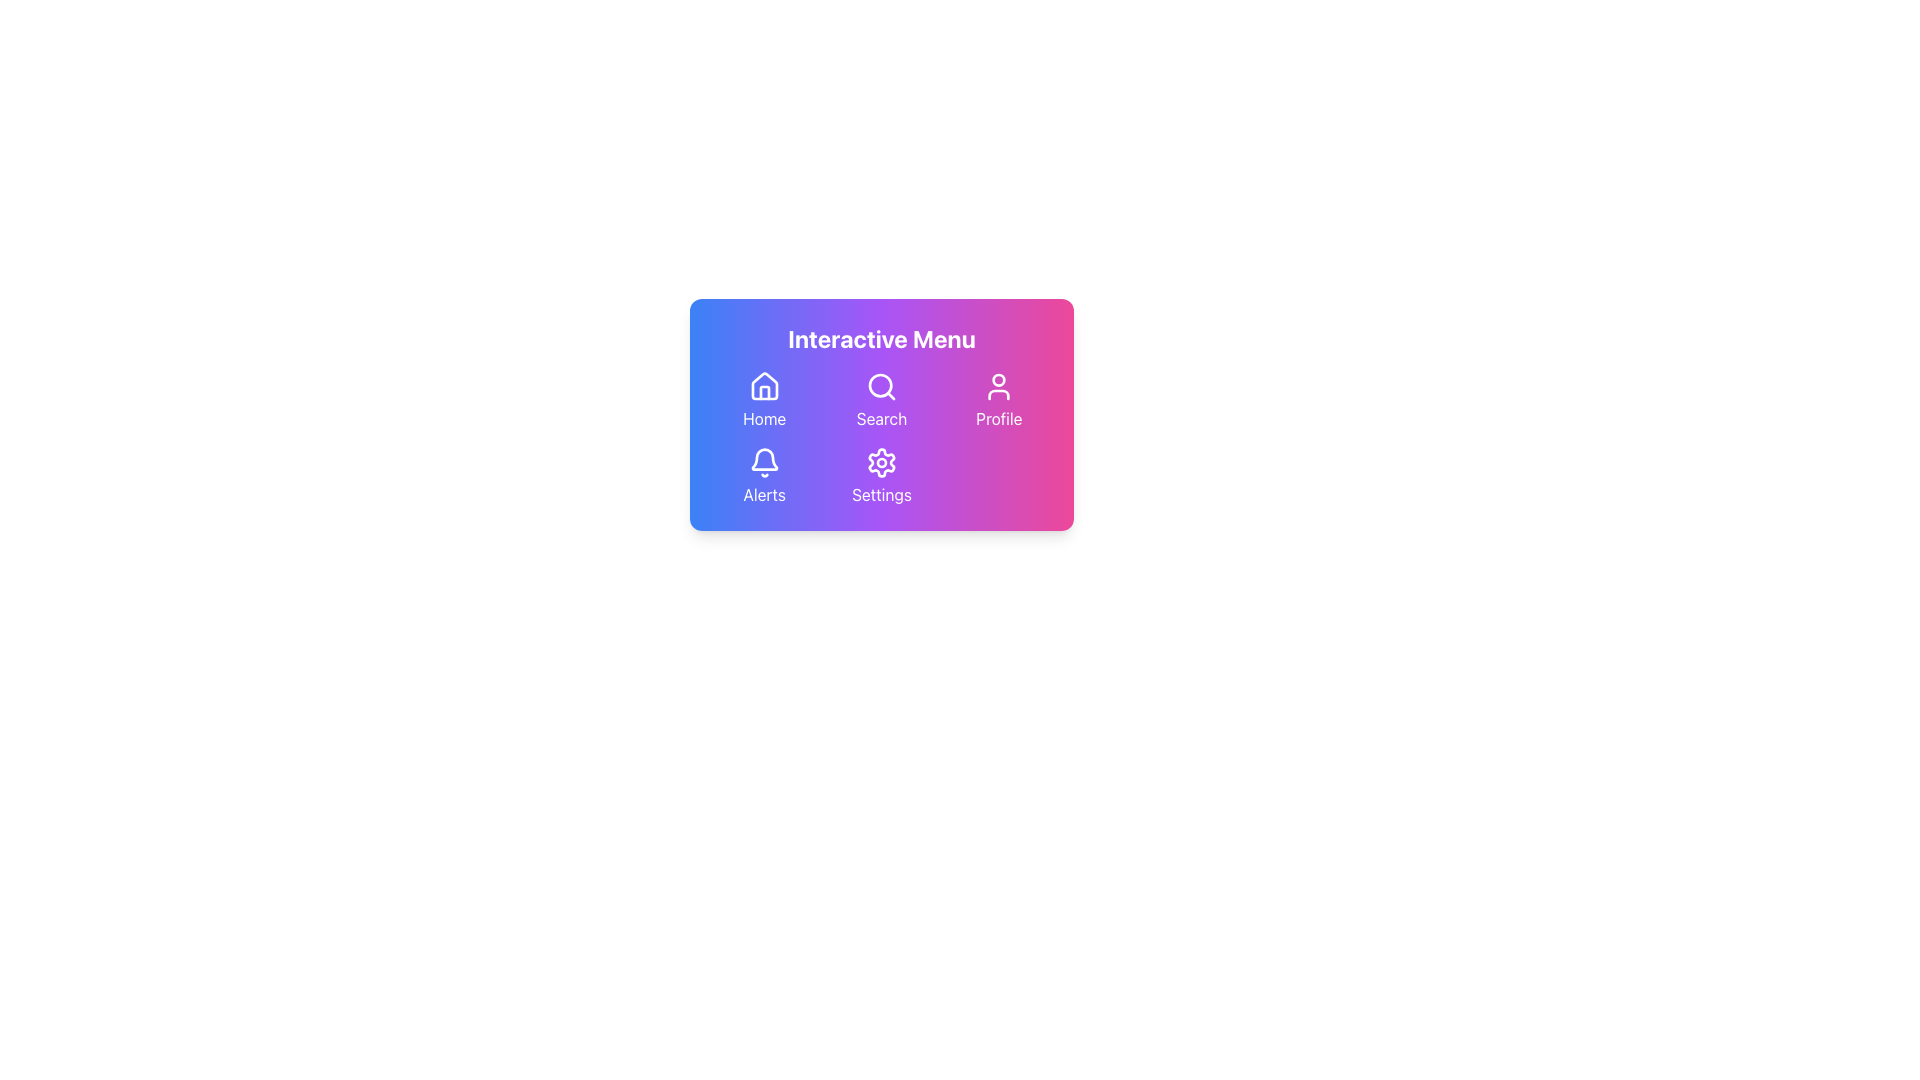 This screenshot has width=1920, height=1080. What do you see at coordinates (763, 494) in the screenshot?
I see `the 'Alerts' text label located in the second row, first column of the menu grid, directly below the 'Home' section and to the left of the 'Settings' section` at bounding box center [763, 494].